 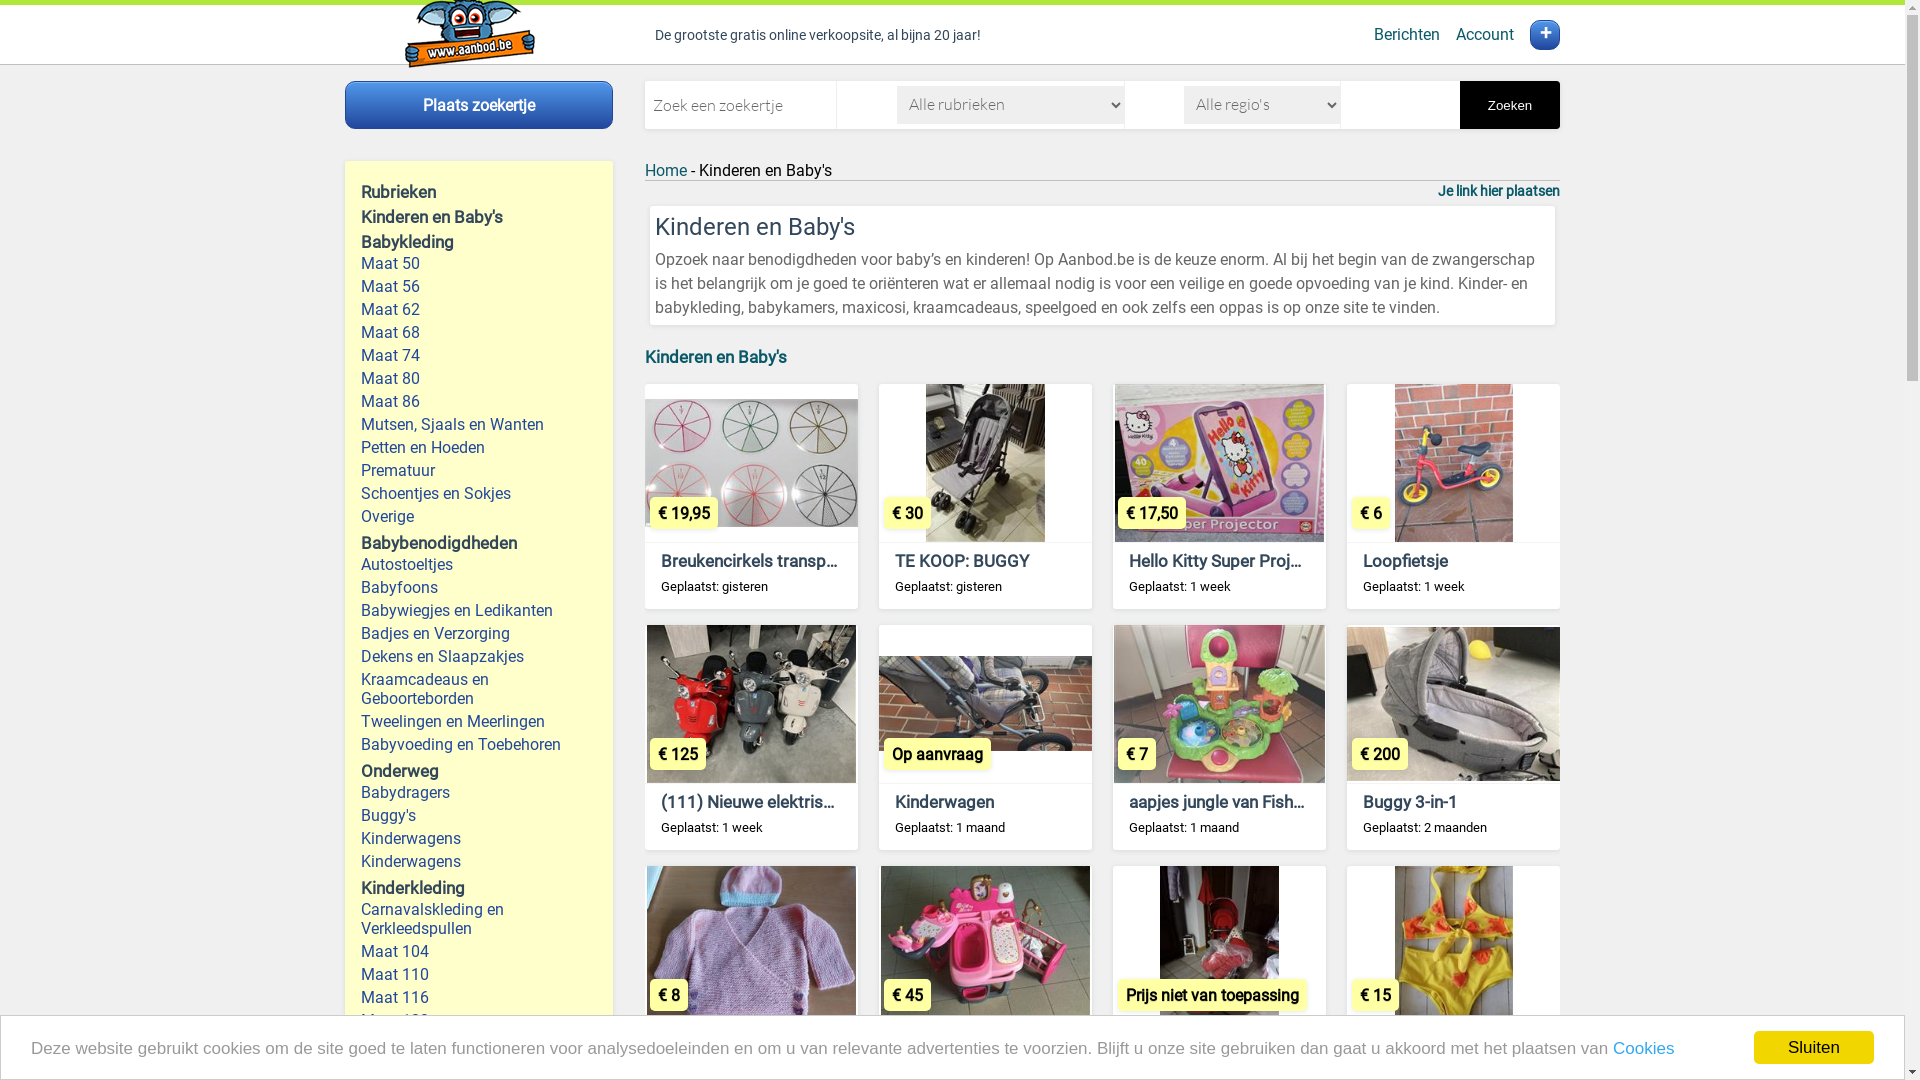 I want to click on 'Mutsen, Sjaals en Wanten', so click(x=478, y=423).